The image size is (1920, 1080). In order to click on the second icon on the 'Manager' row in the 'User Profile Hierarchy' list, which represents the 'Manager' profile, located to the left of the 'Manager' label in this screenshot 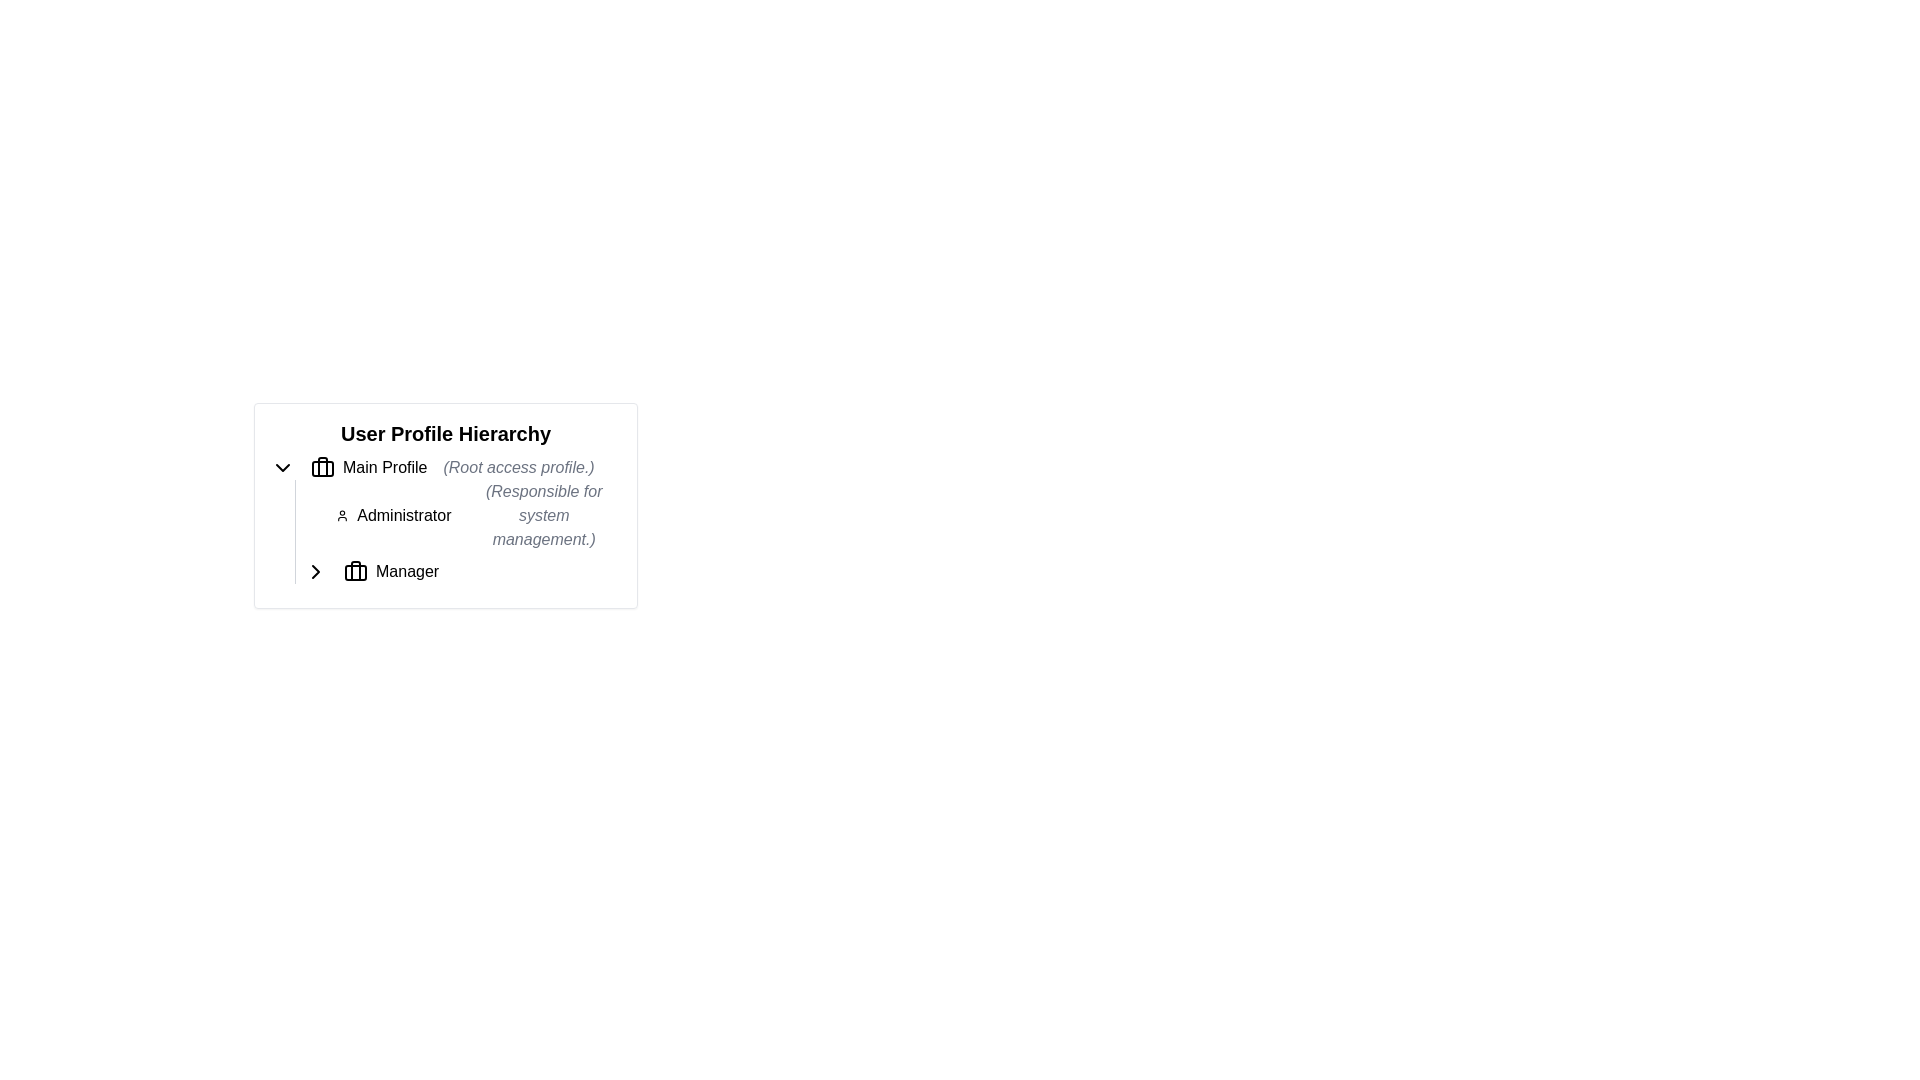, I will do `click(355, 571)`.